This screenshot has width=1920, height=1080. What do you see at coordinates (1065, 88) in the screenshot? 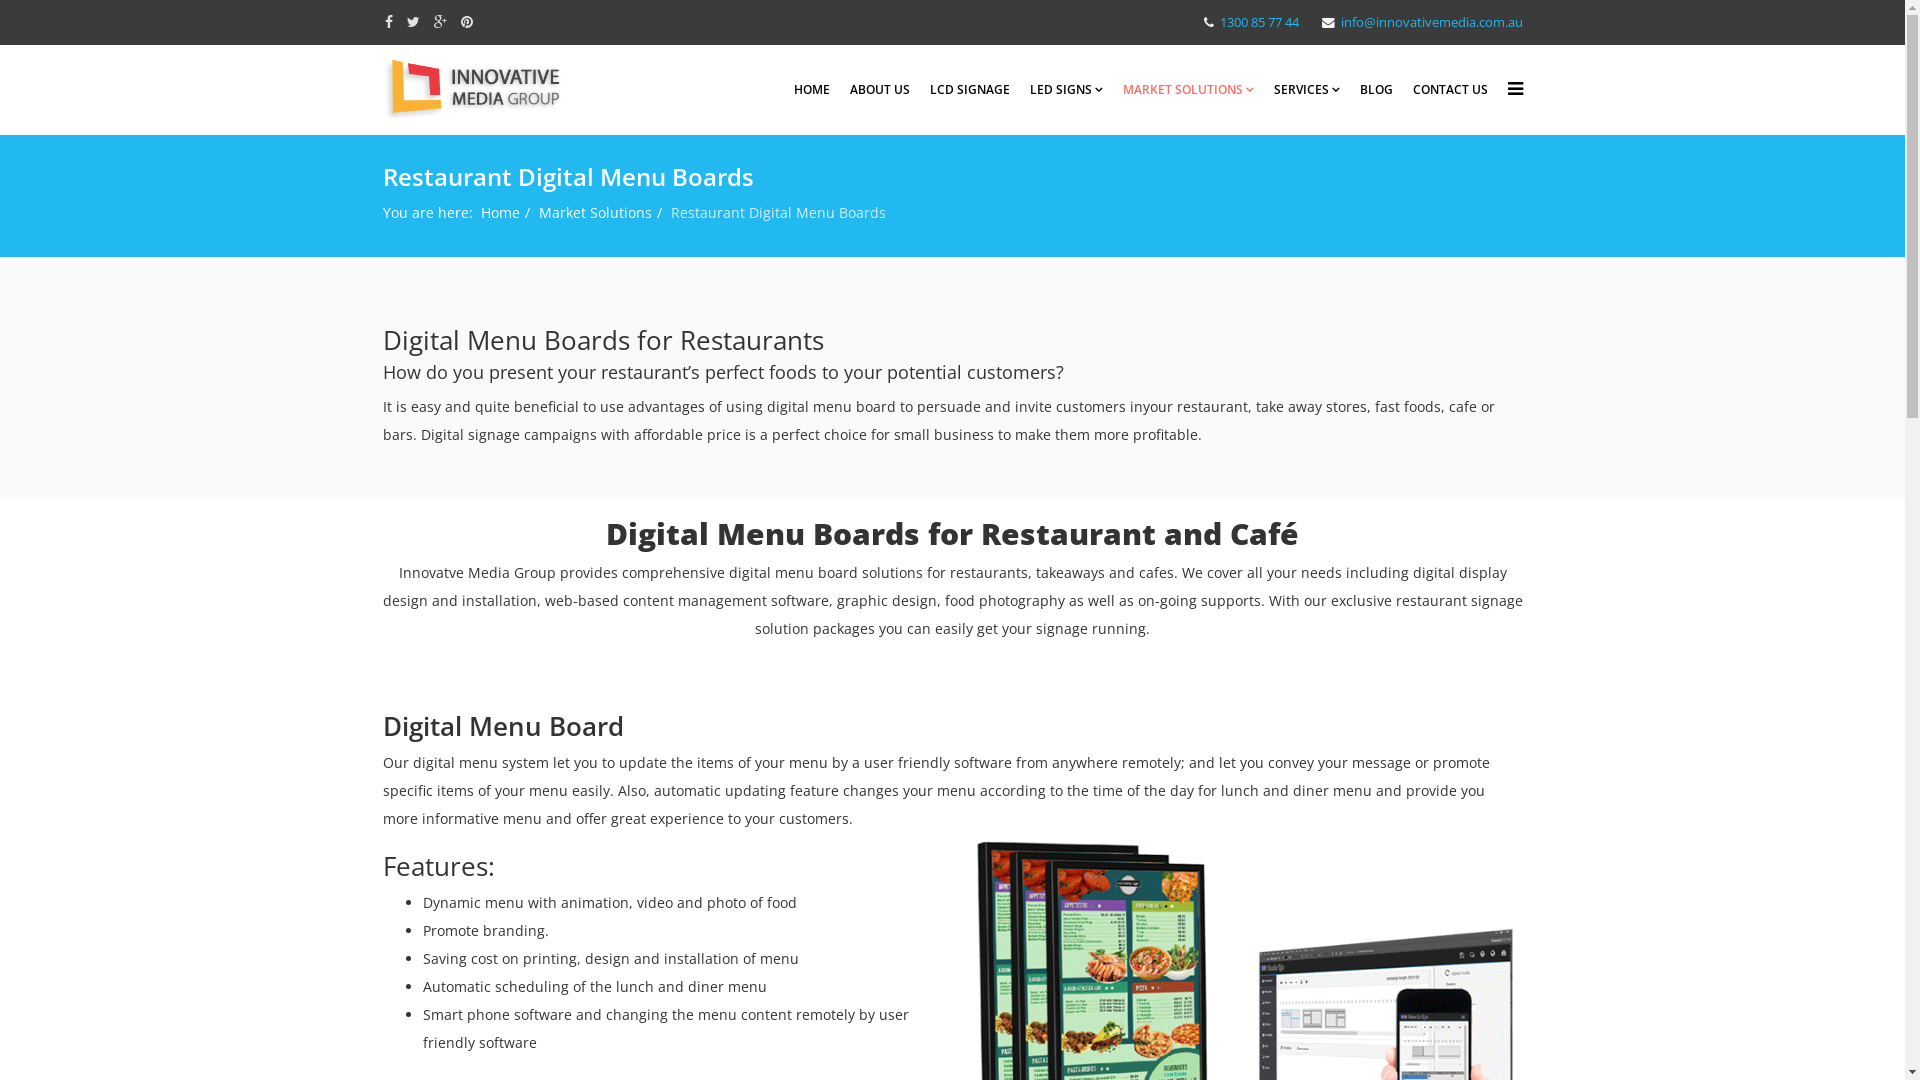
I see `'LED SIGNS'` at bounding box center [1065, 88].